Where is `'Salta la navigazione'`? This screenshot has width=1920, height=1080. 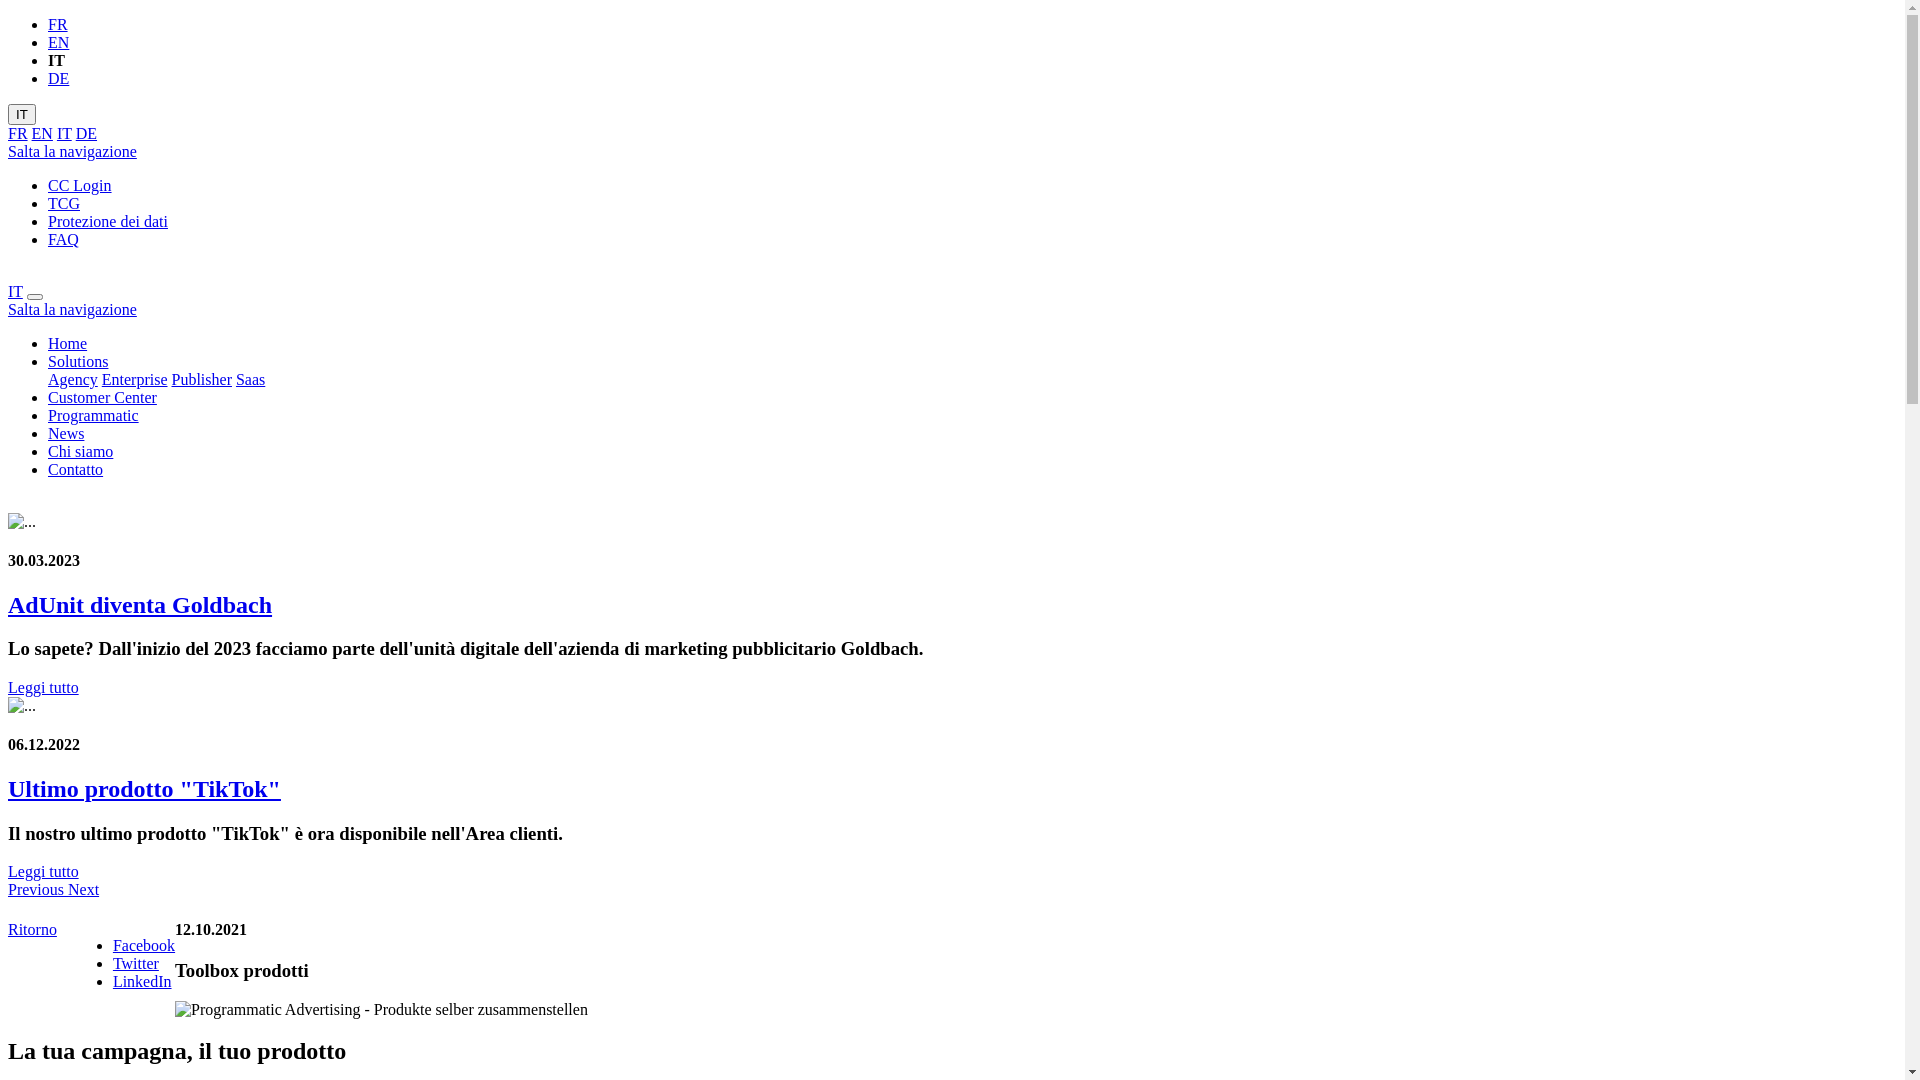 'Salta la navigazione' is located at coordinates (72, 150).